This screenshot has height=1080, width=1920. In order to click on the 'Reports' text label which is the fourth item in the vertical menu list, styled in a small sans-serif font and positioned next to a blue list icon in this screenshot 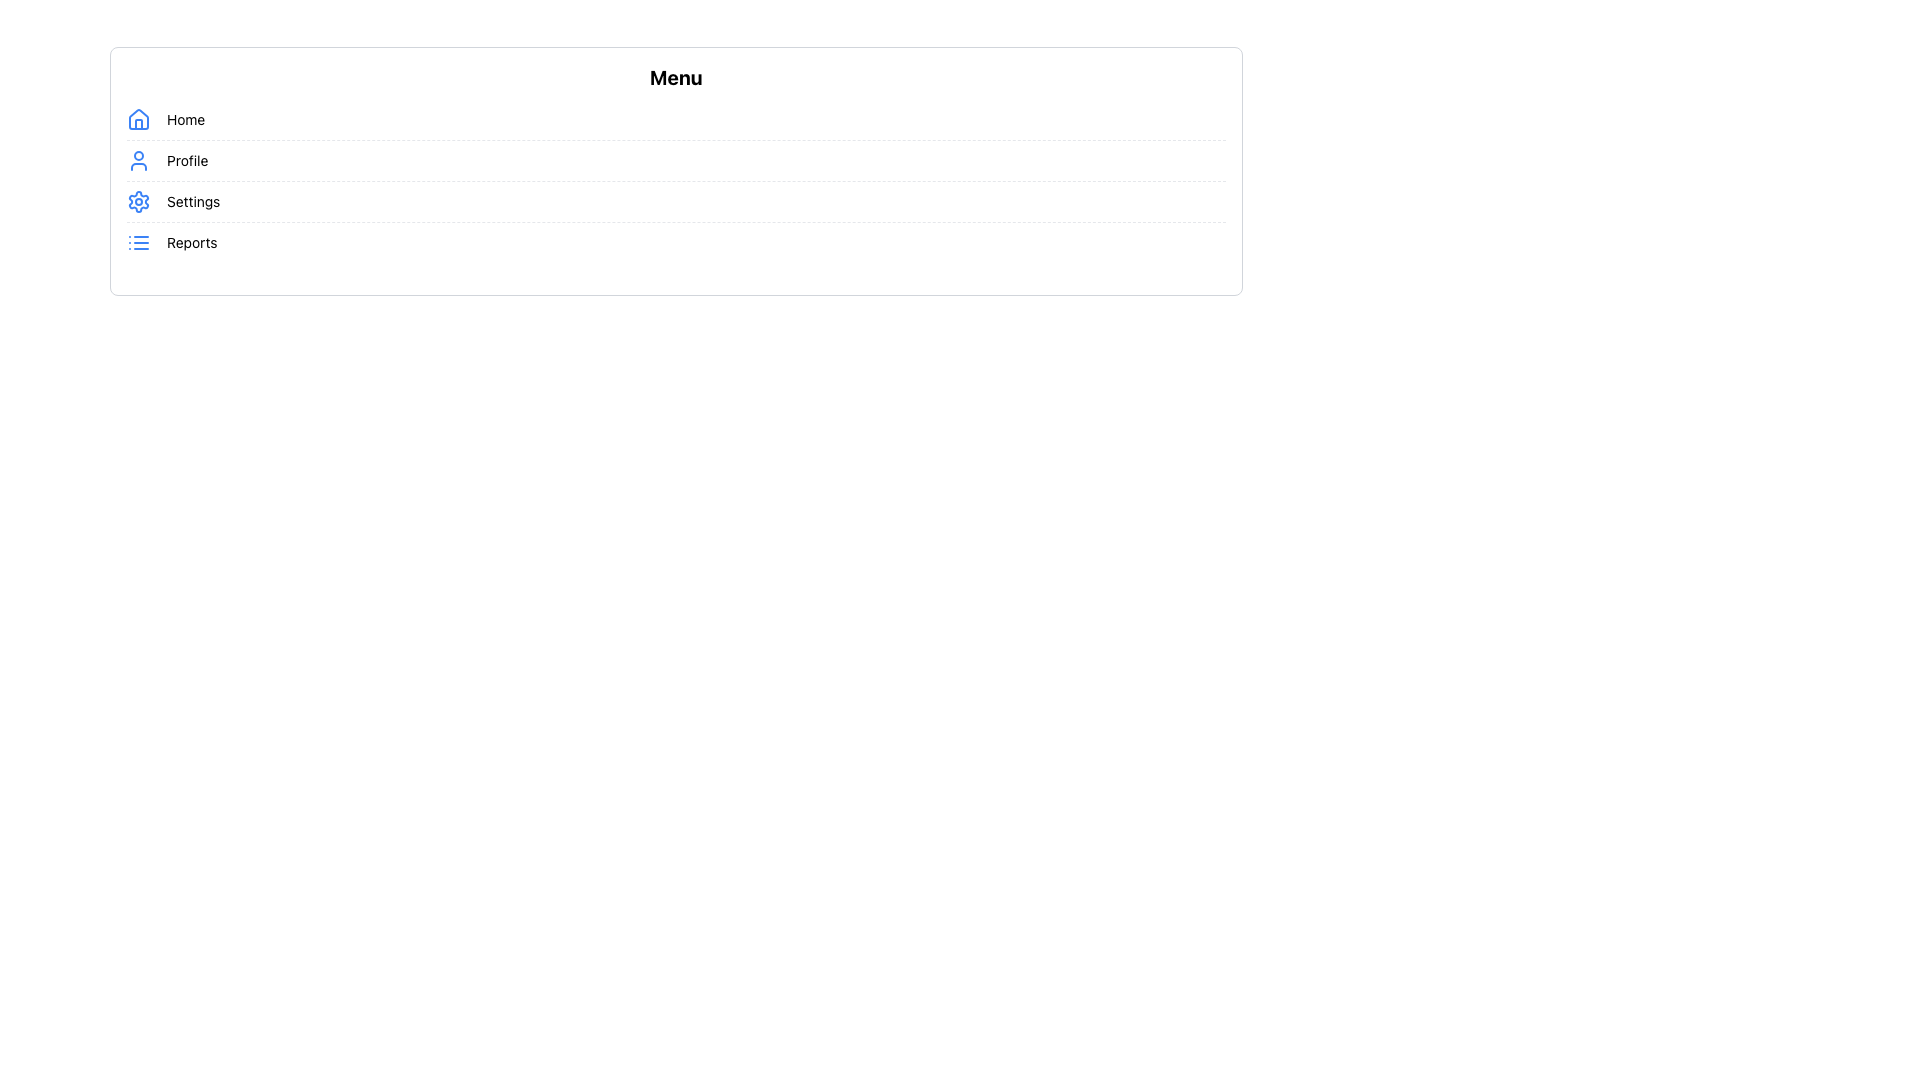, I will do `click(192, 242)`.